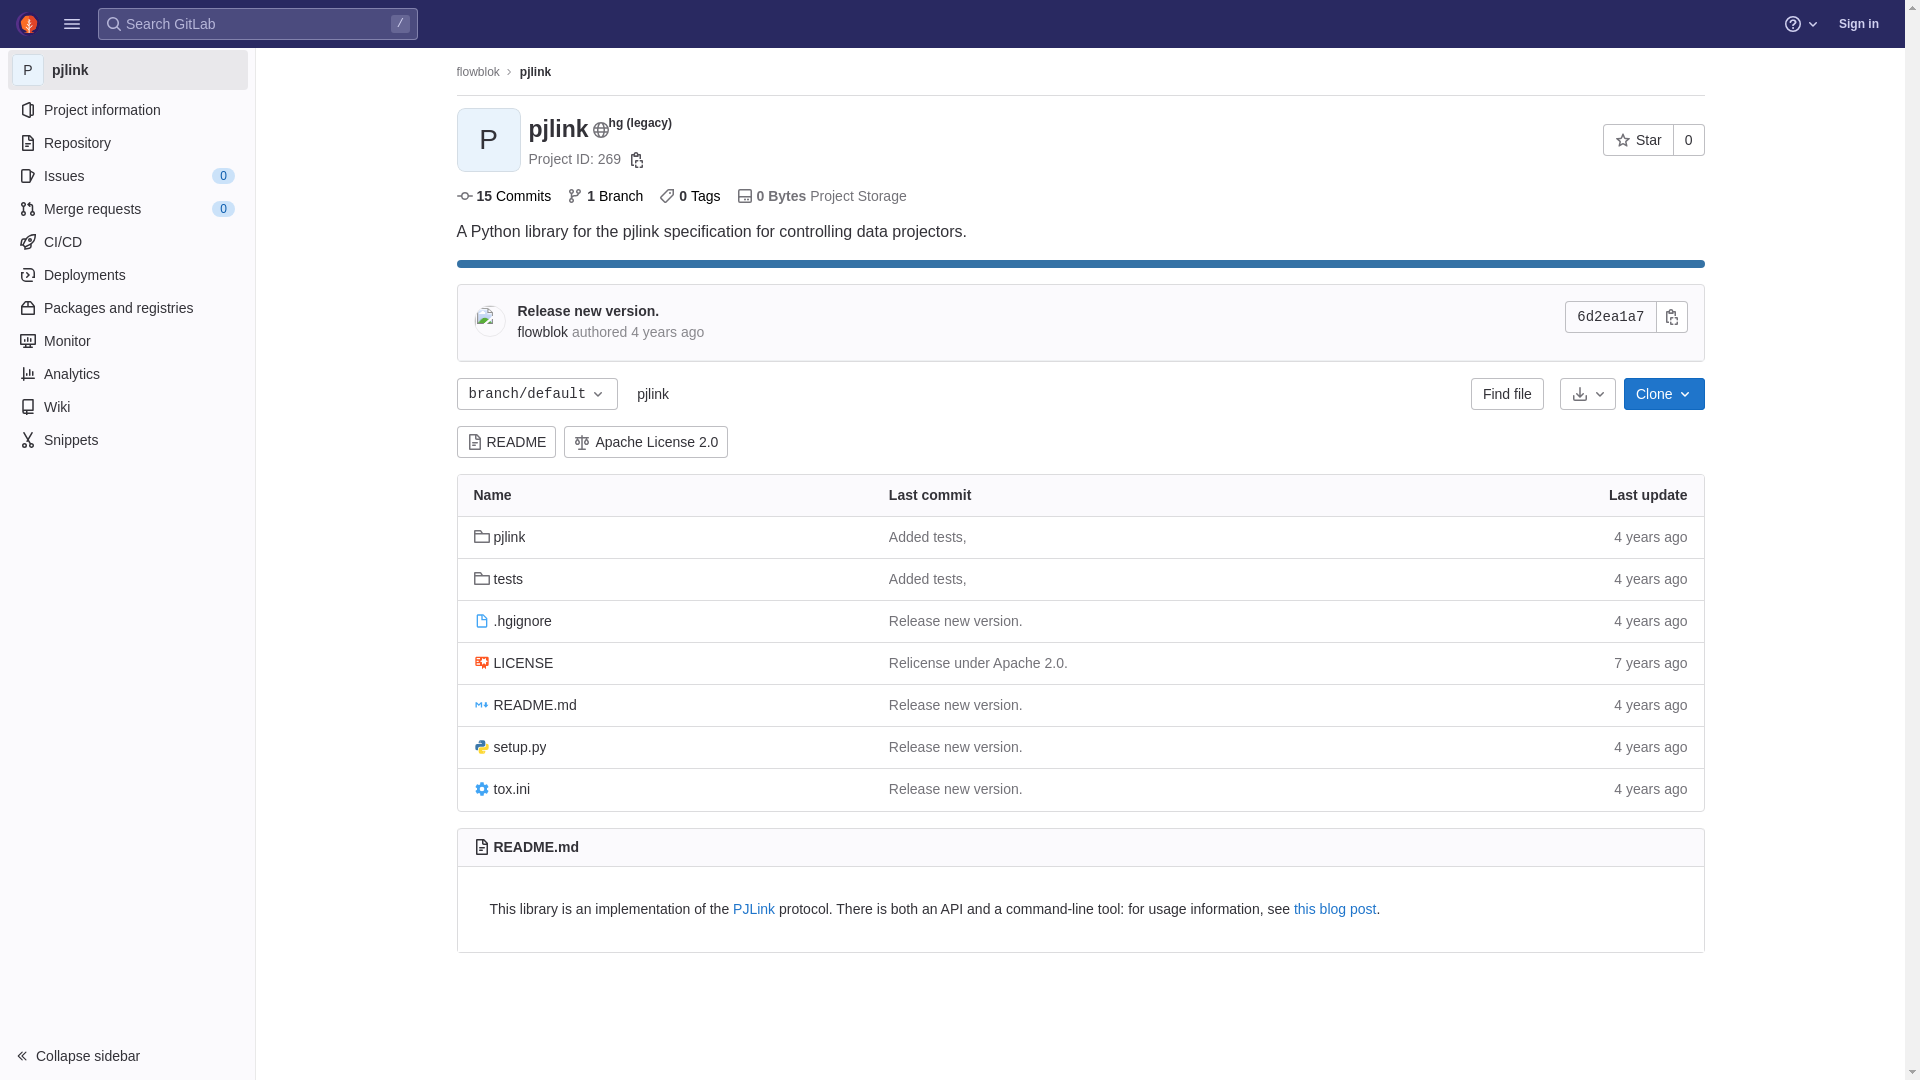 This screenshot has width=1920, height=1080. What do you see at coordinates (978, 663) in the screenshot?
I see `'Relicense under Apache 2.0.'` at bounding box center [978, 663].